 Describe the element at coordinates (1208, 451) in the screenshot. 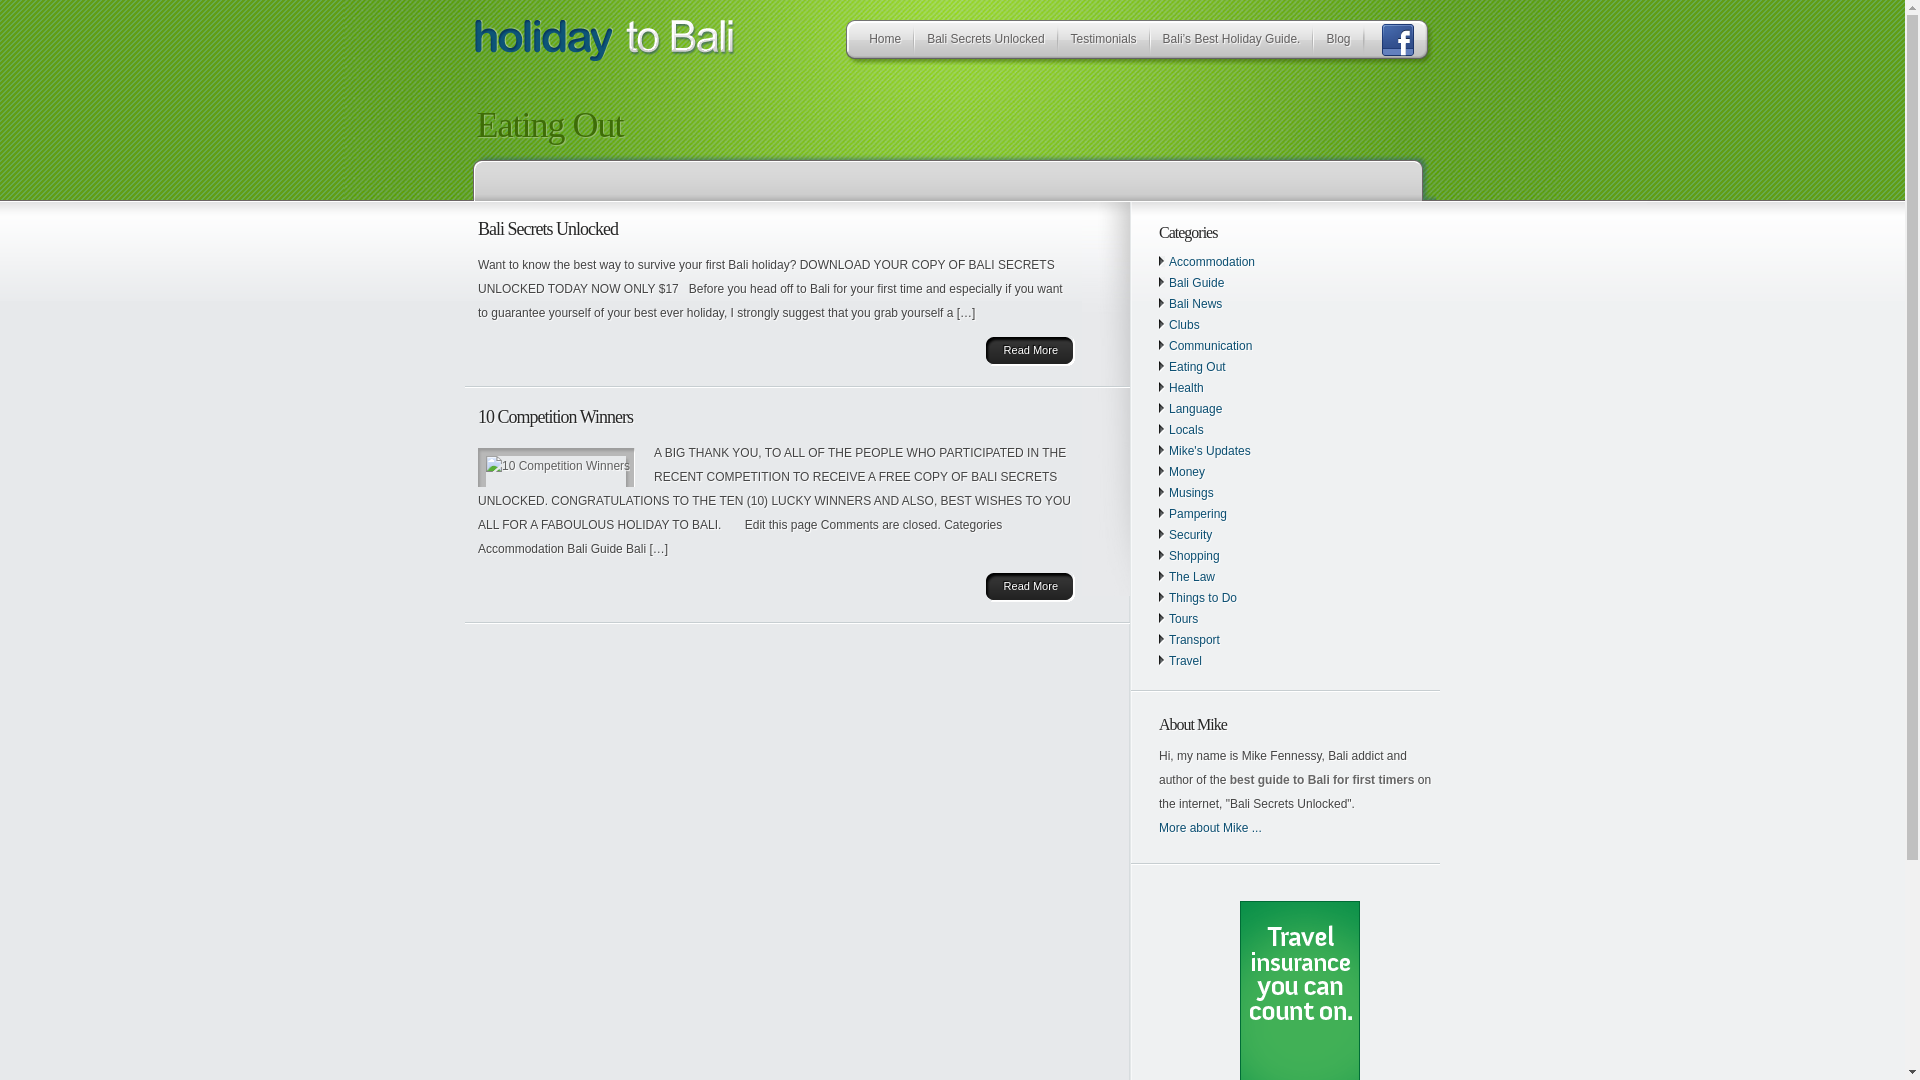

I see `'Mike's Updates'` at that location.